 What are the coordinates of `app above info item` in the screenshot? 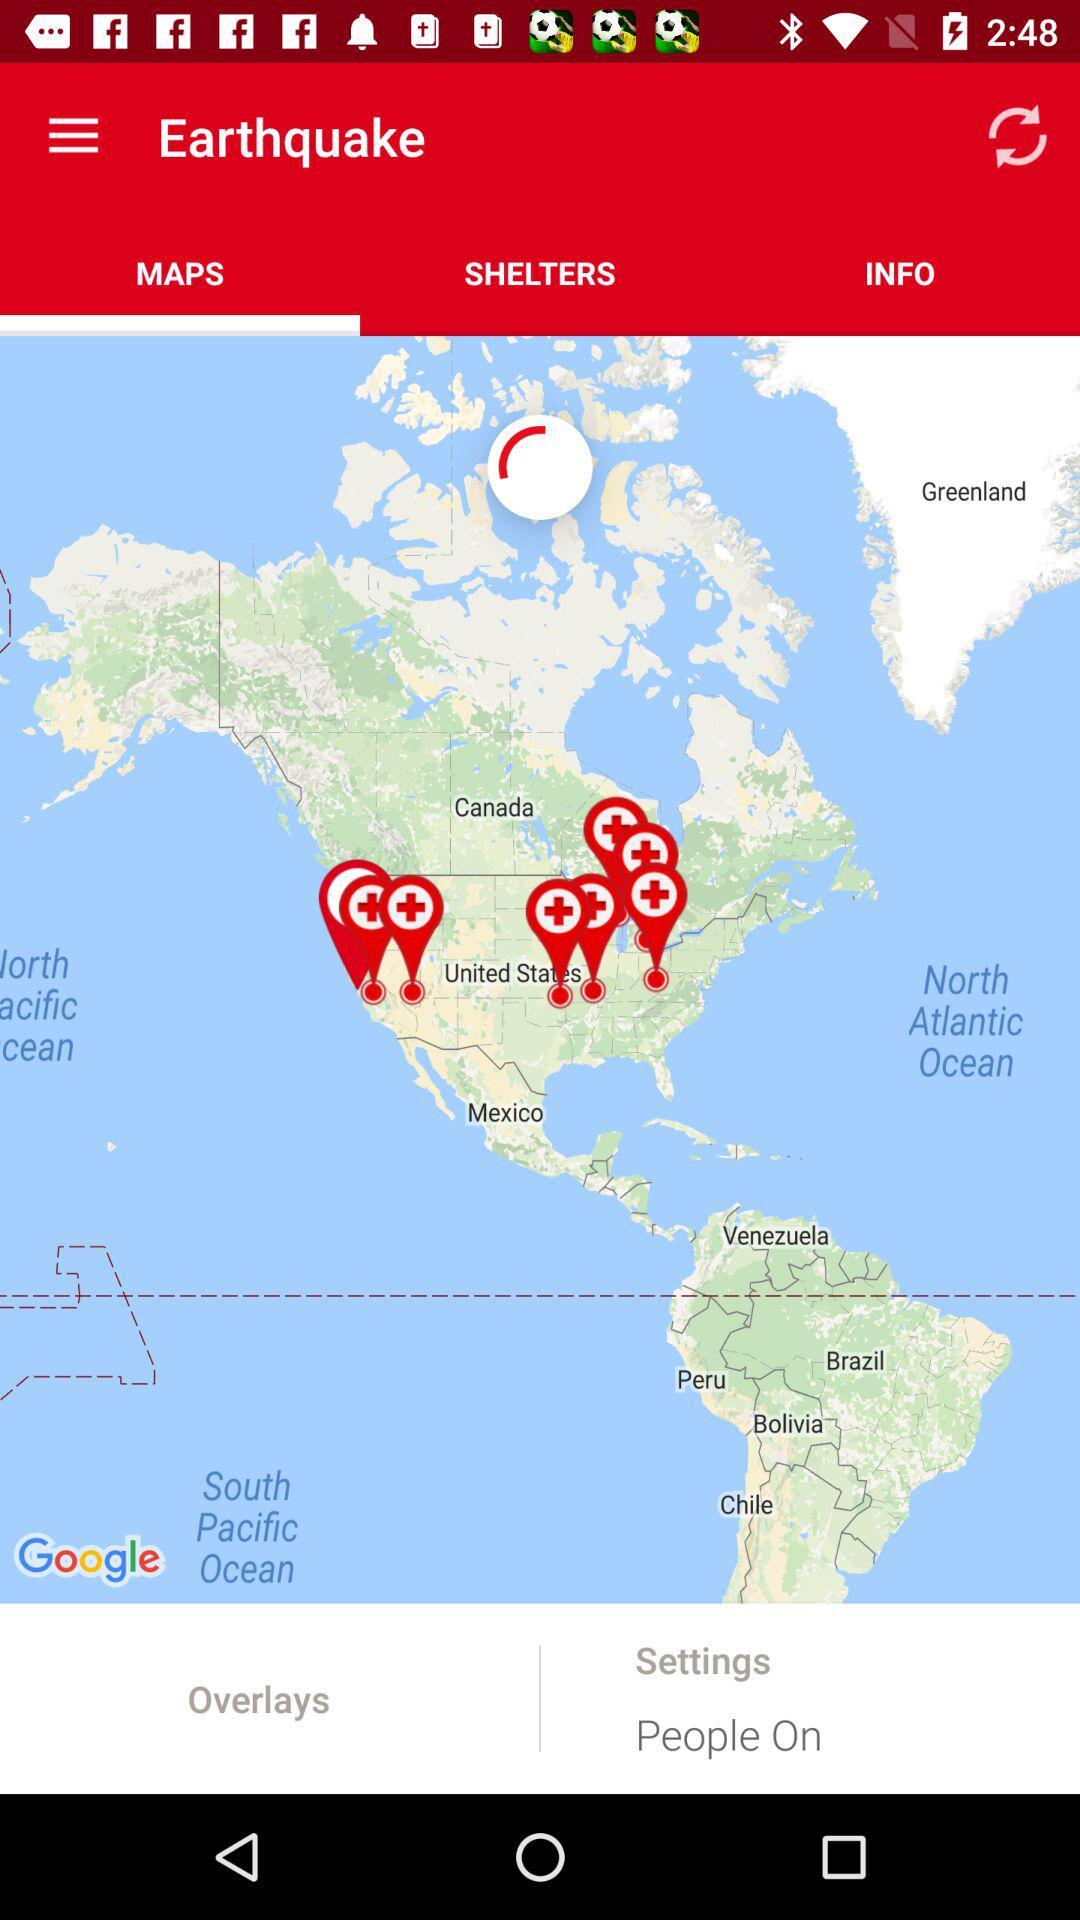 It's located at (1017, 135).